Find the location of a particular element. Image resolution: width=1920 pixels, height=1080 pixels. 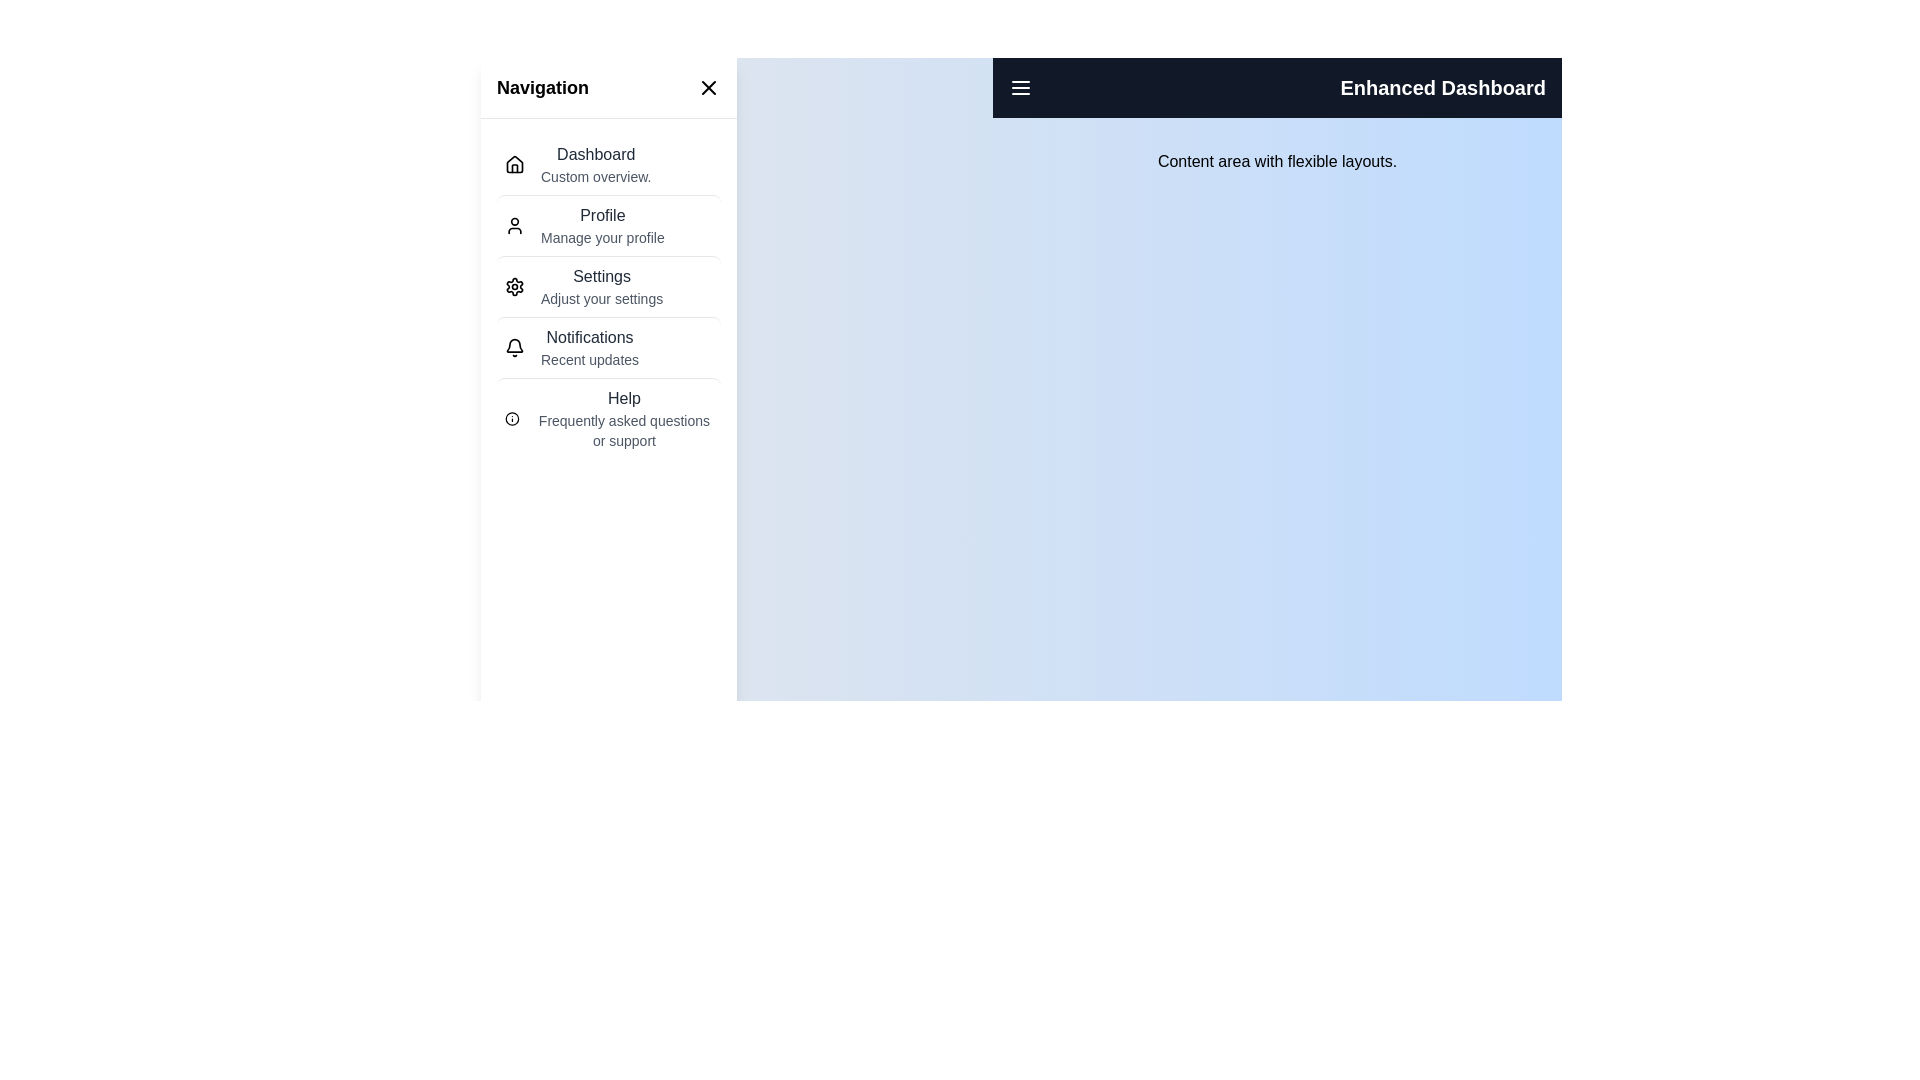

the Text label that provides a brief description of the 'Profile' menu item, situated in the left sidebar navigation menu, directly below 'Profile' and above 'Settings' is located at coordinates (601, 237).